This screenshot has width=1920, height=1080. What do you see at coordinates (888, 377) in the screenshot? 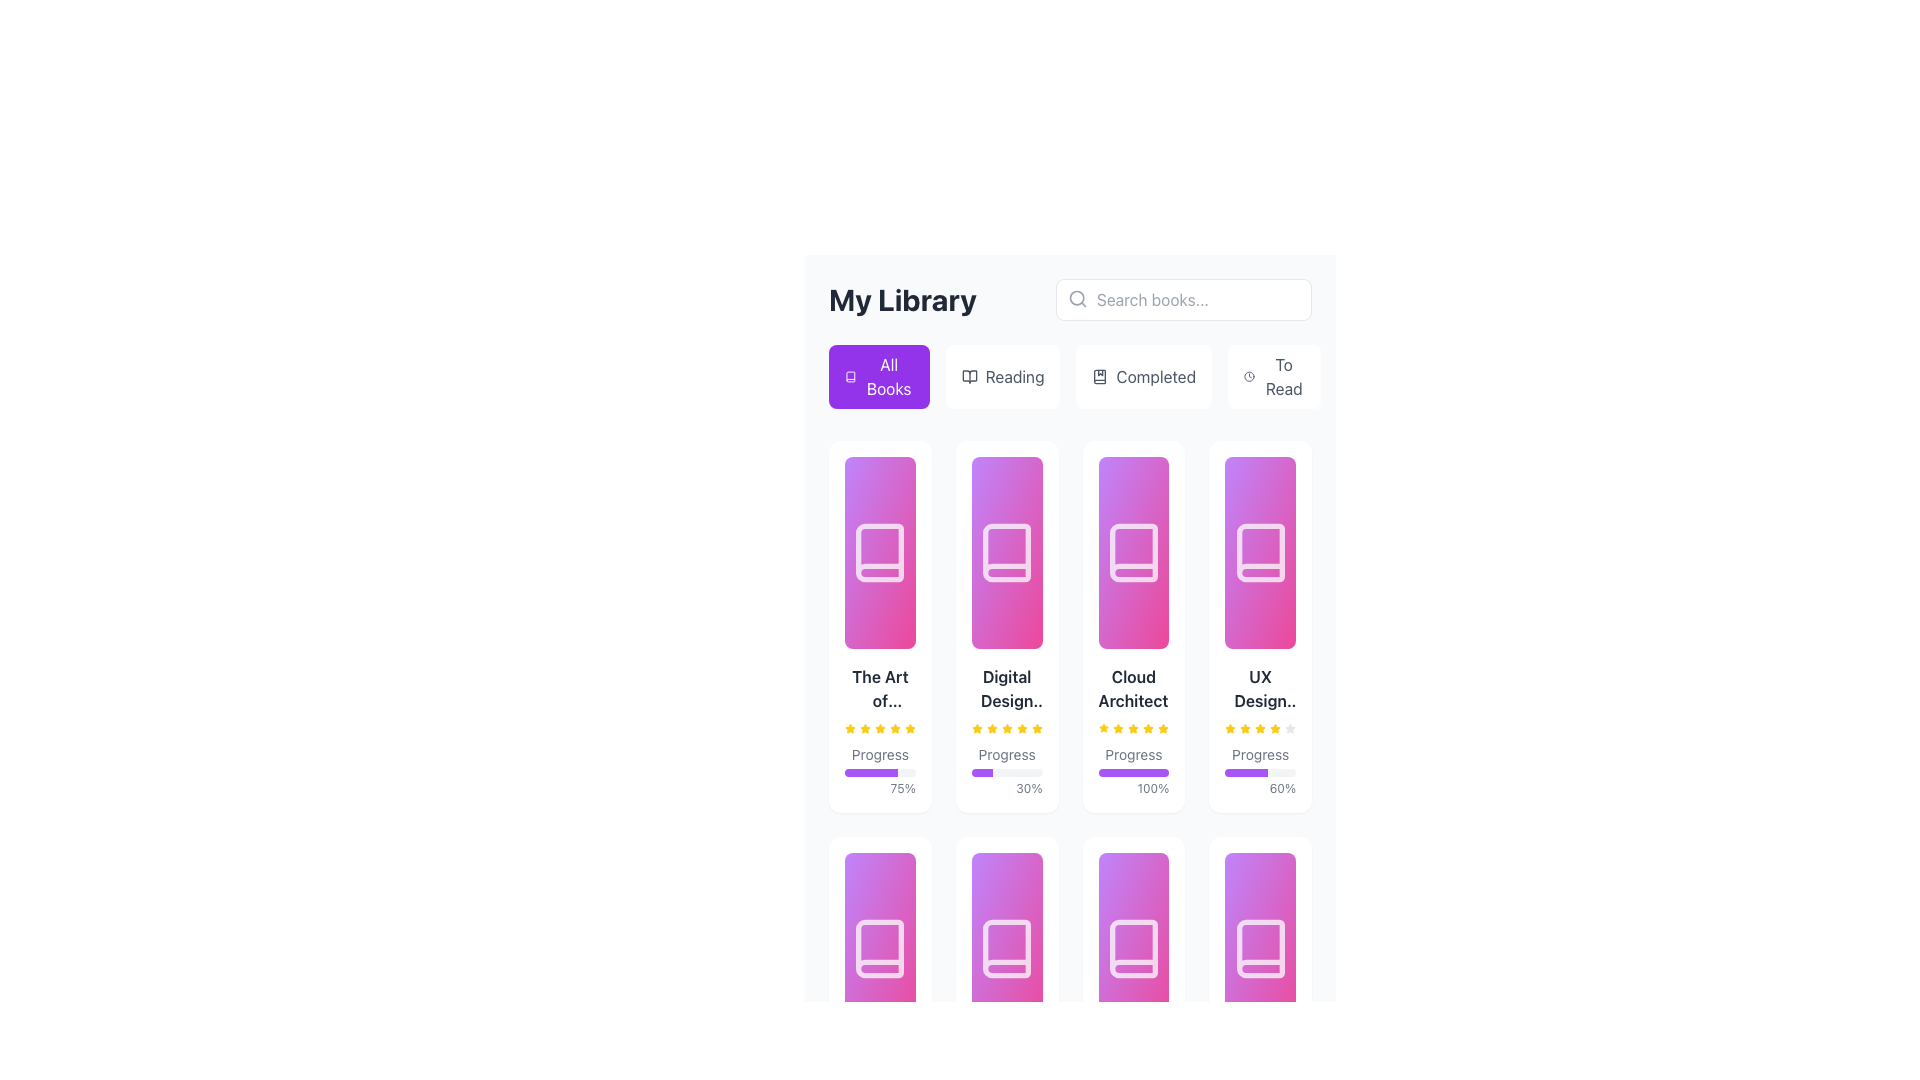
I see `the 'All Books' button, which is styled with white font on a vibrant purple background` at bounding box center [888, 377].